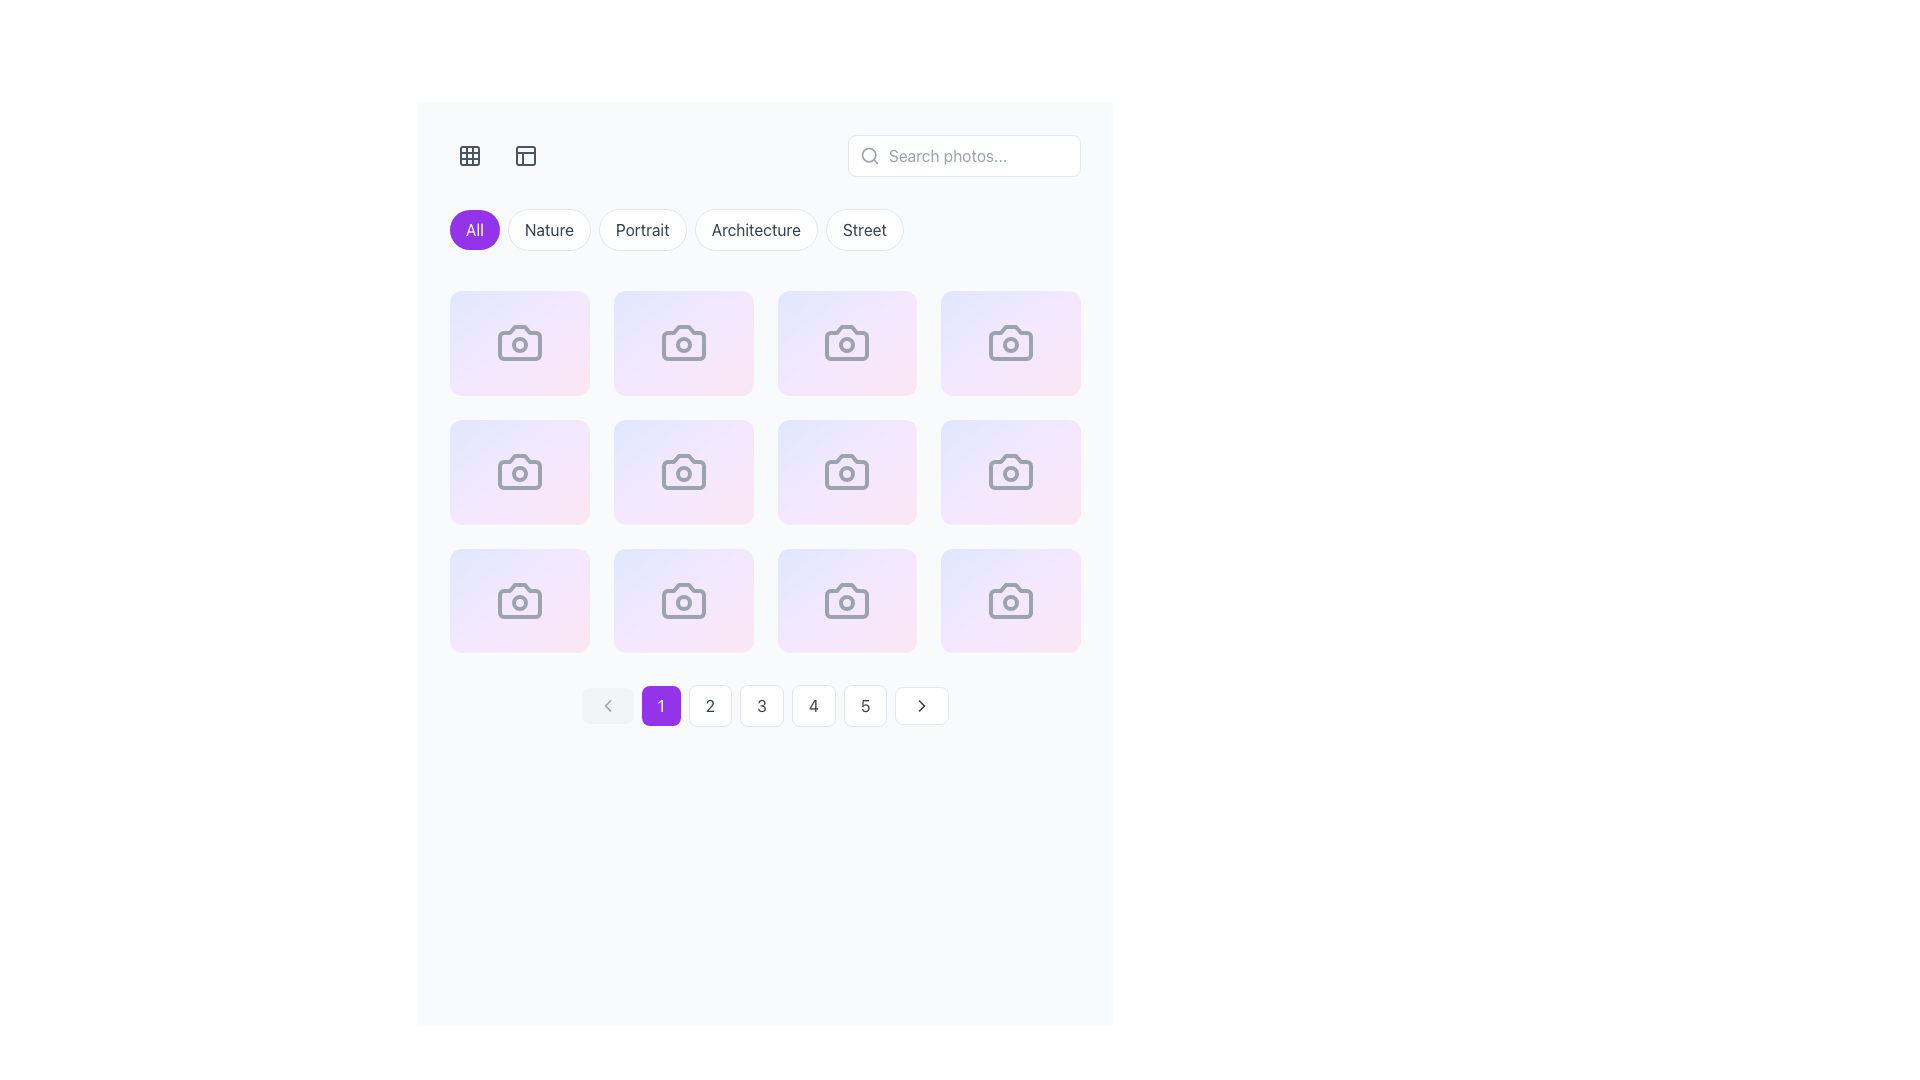  What do you see at coordinates (847, 491) in the screenshot?
I see `the Icon Group situated at the bottom portion of the image card labeled 'Photograph #7' in the 3x3 grid layout` at bounding box center [847, 491].